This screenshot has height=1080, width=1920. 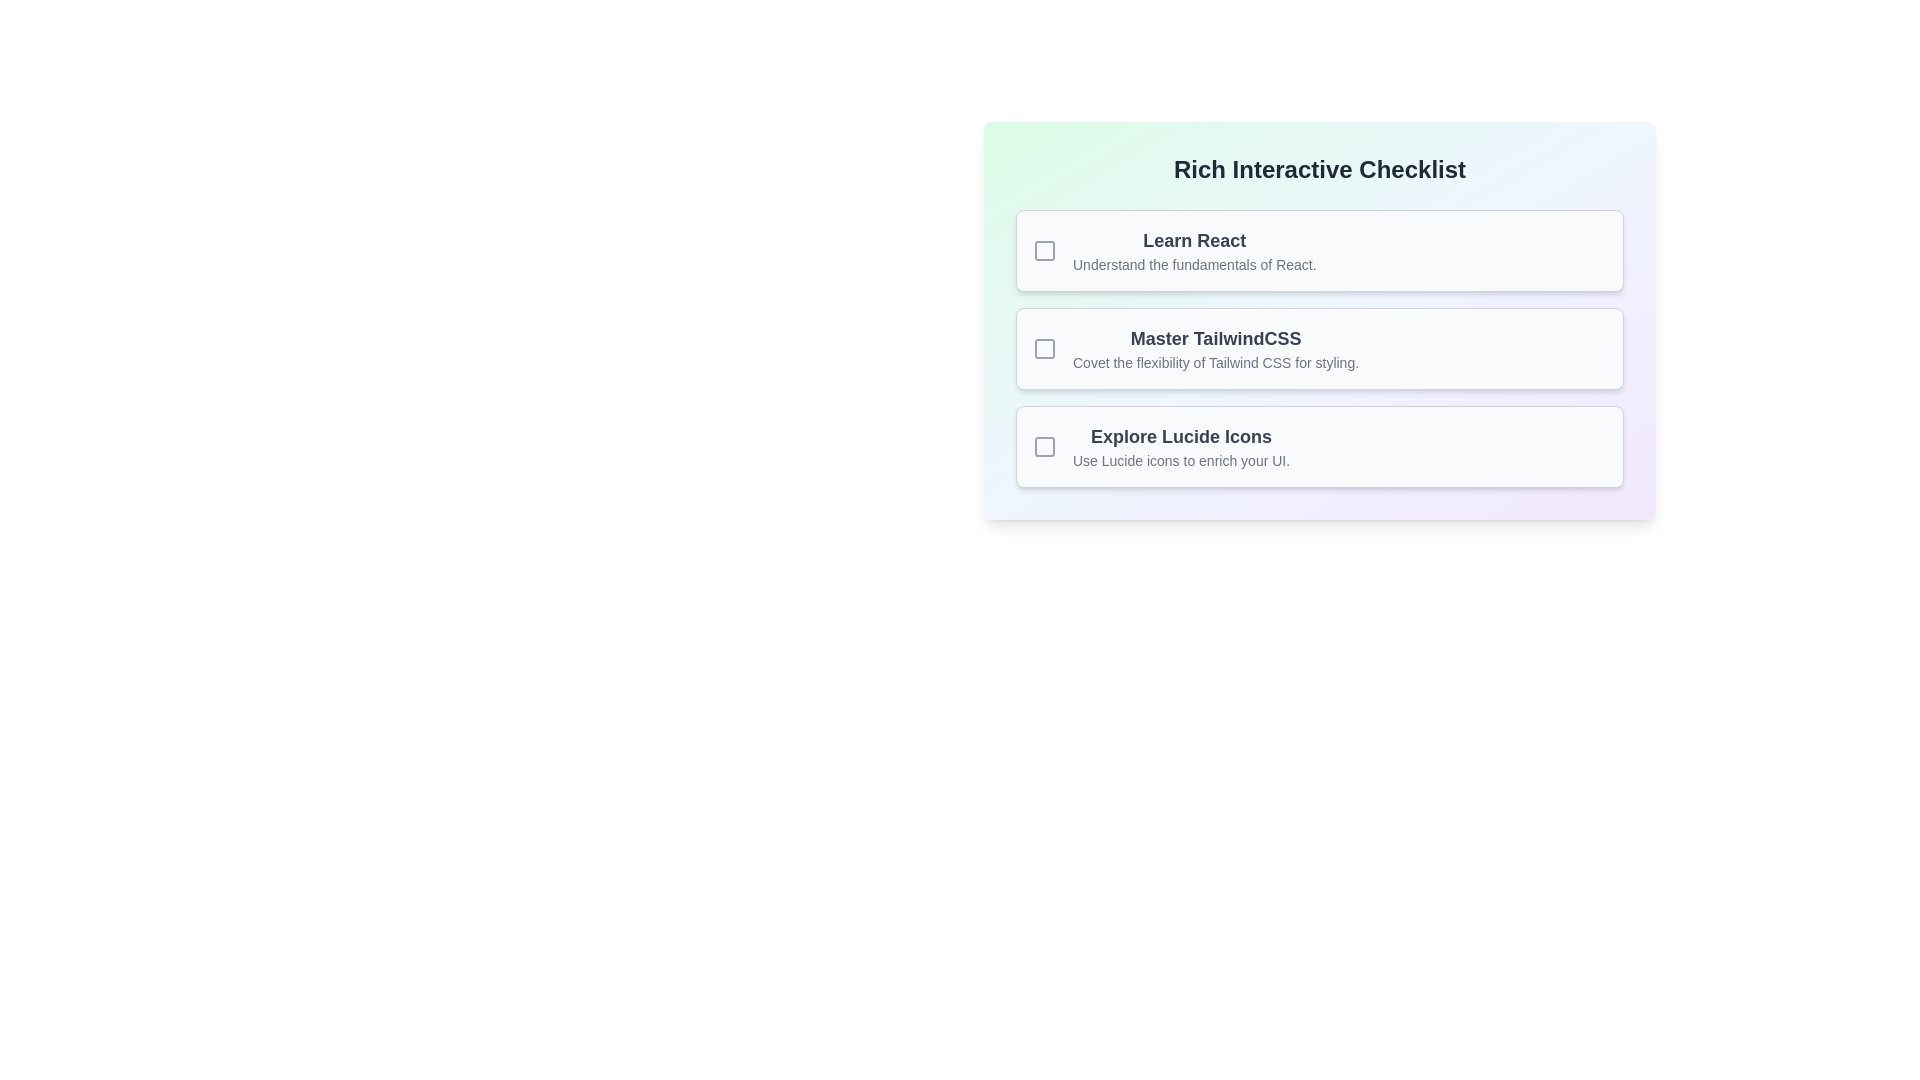 I want to click on the checkbox for 'Master TailwindCSS', so click(x=1044, y=347).